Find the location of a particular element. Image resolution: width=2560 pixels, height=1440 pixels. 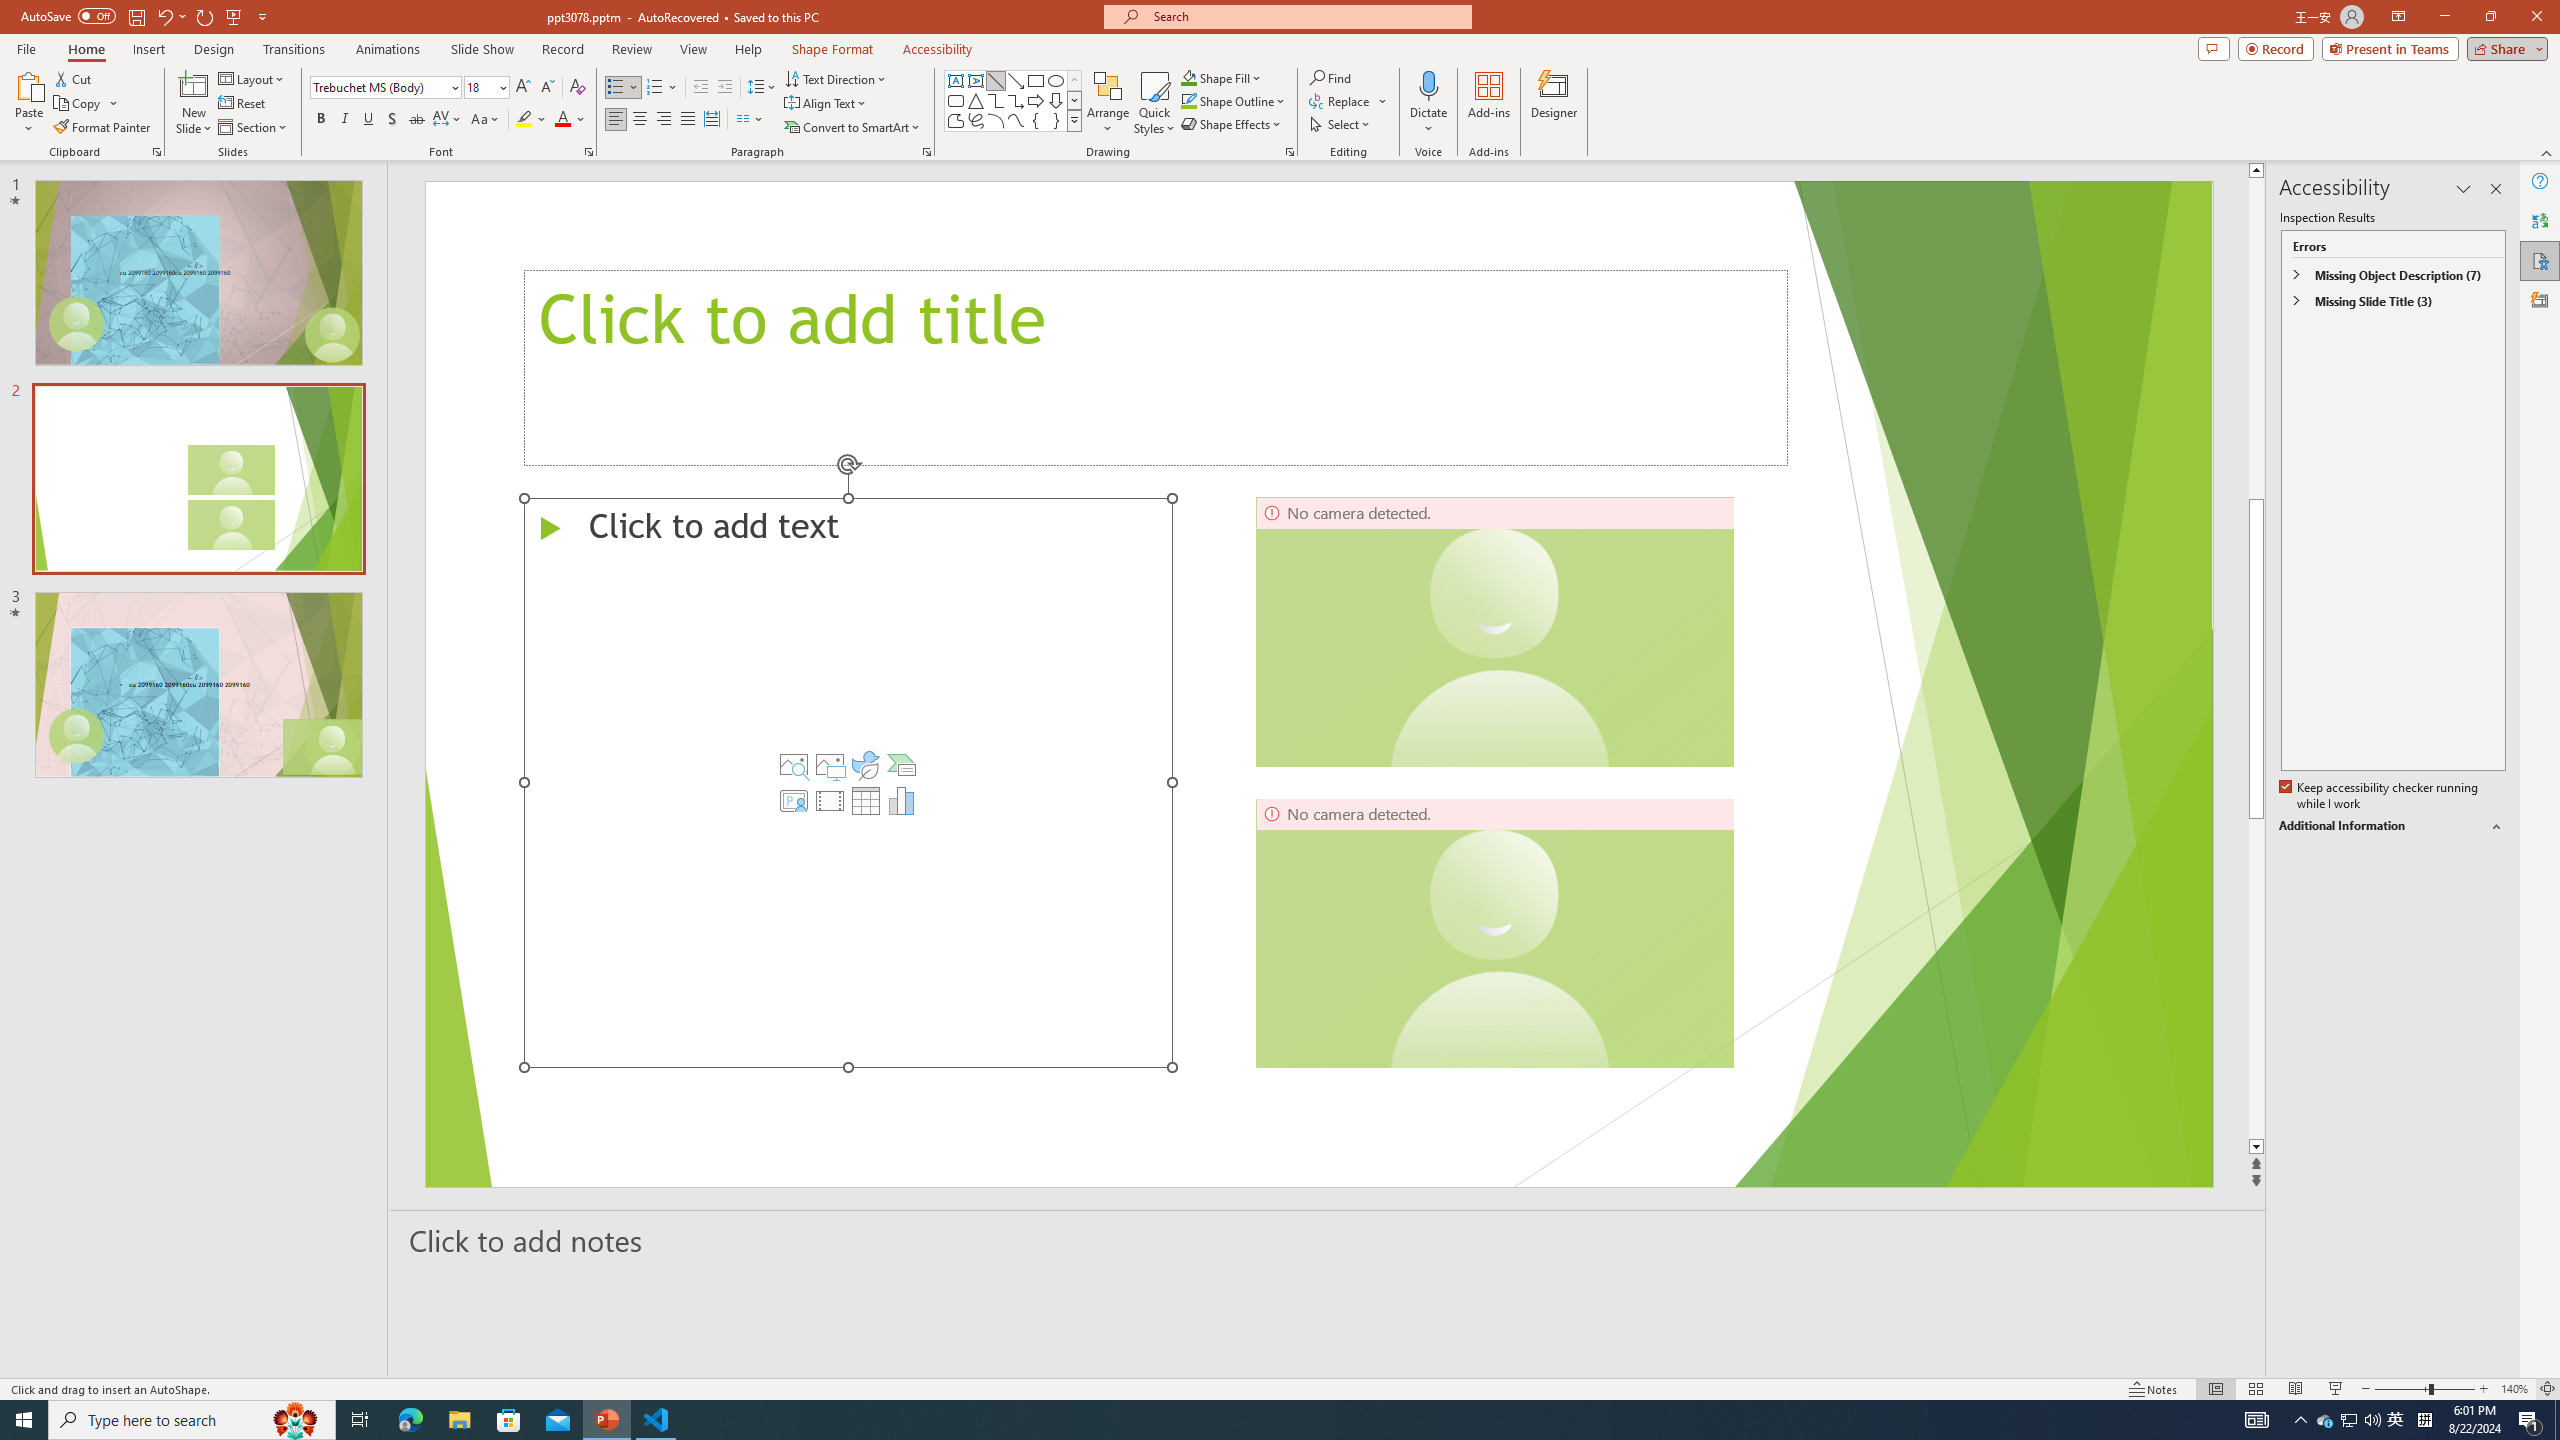

'Change Case' is located at coordinates (485, 118).